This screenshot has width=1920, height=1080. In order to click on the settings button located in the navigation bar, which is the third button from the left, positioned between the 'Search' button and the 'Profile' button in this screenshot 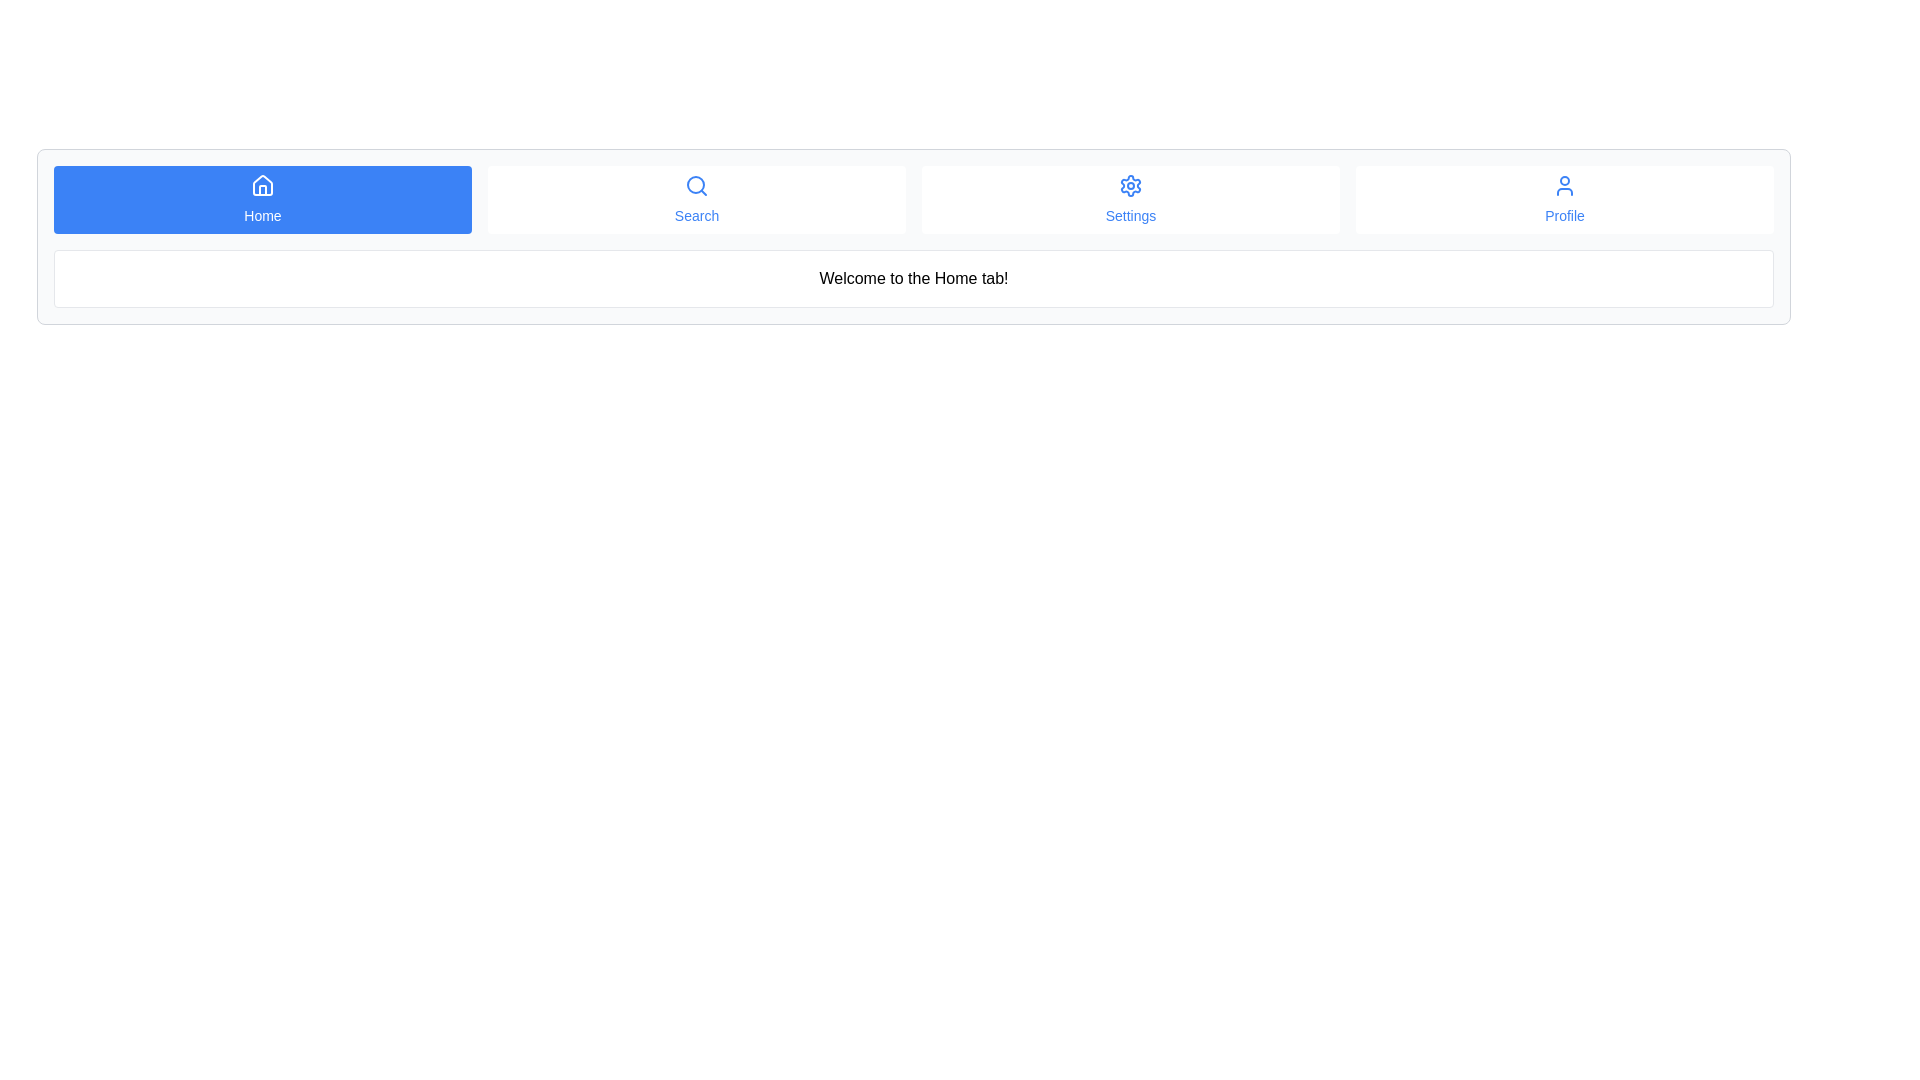, I will do `click(1131, 200)`.